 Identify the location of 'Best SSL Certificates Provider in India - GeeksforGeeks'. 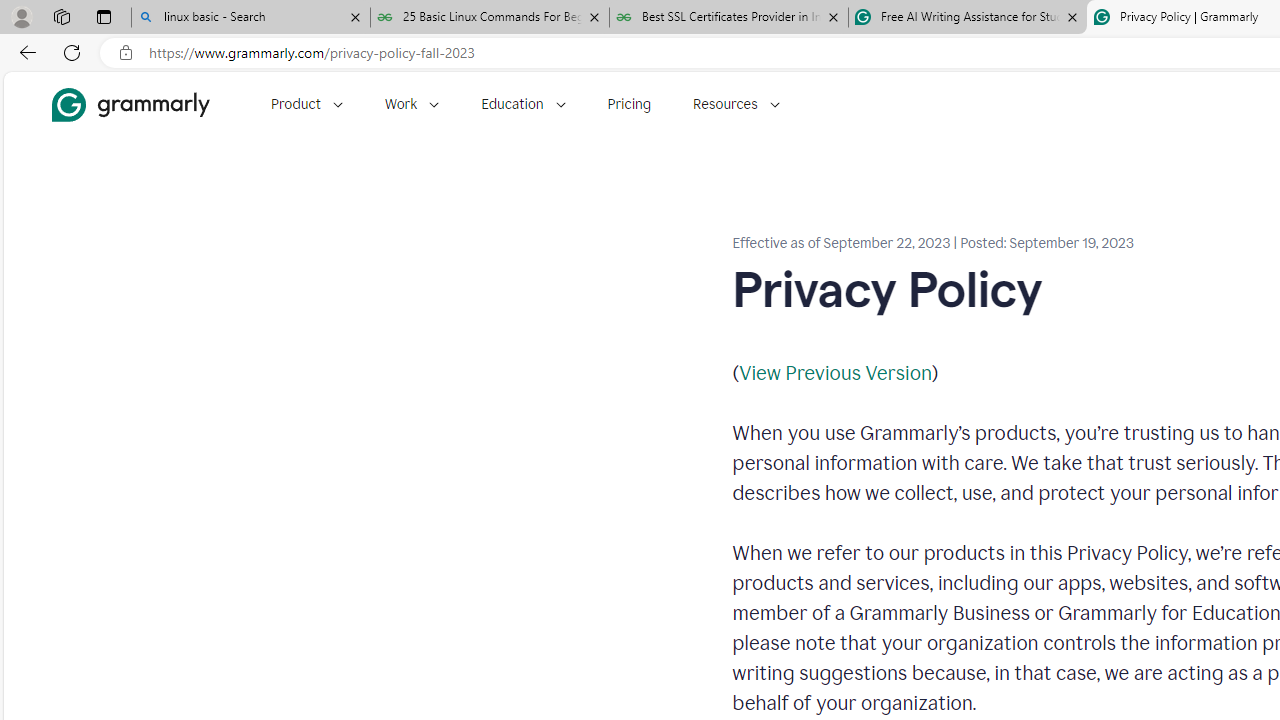
(728, 17).